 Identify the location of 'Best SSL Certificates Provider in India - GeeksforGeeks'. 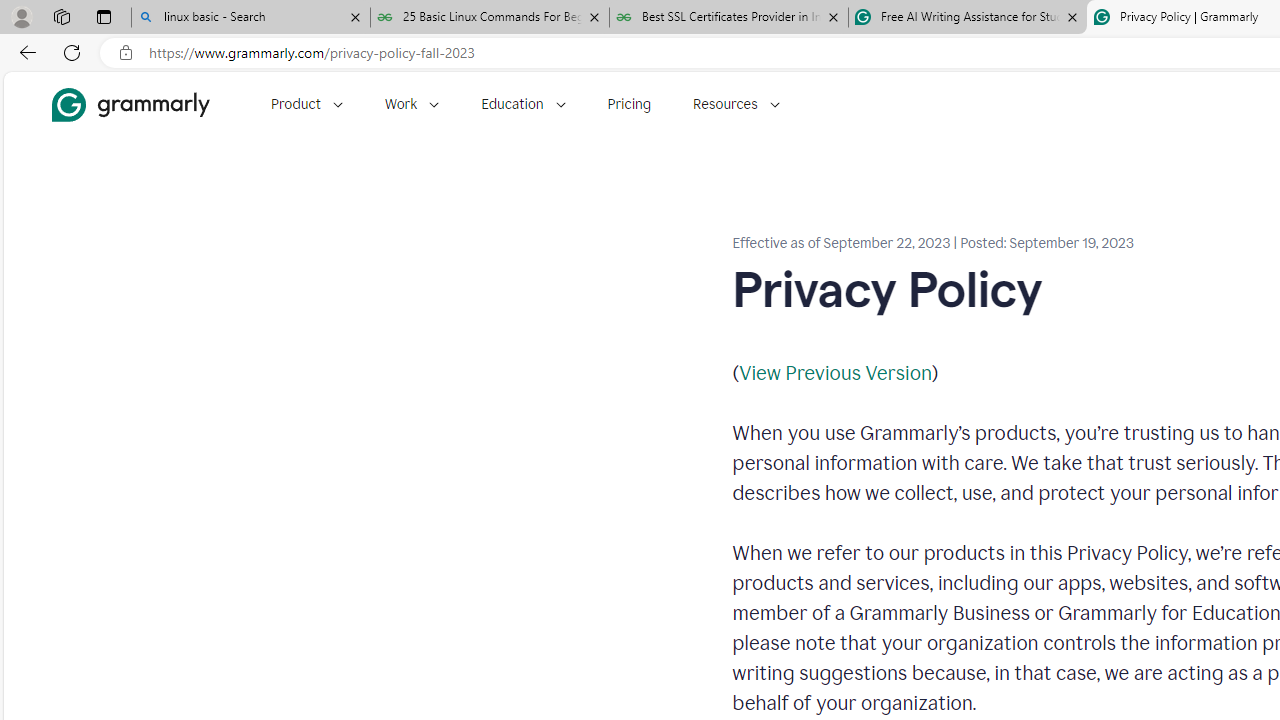
(728, 17).